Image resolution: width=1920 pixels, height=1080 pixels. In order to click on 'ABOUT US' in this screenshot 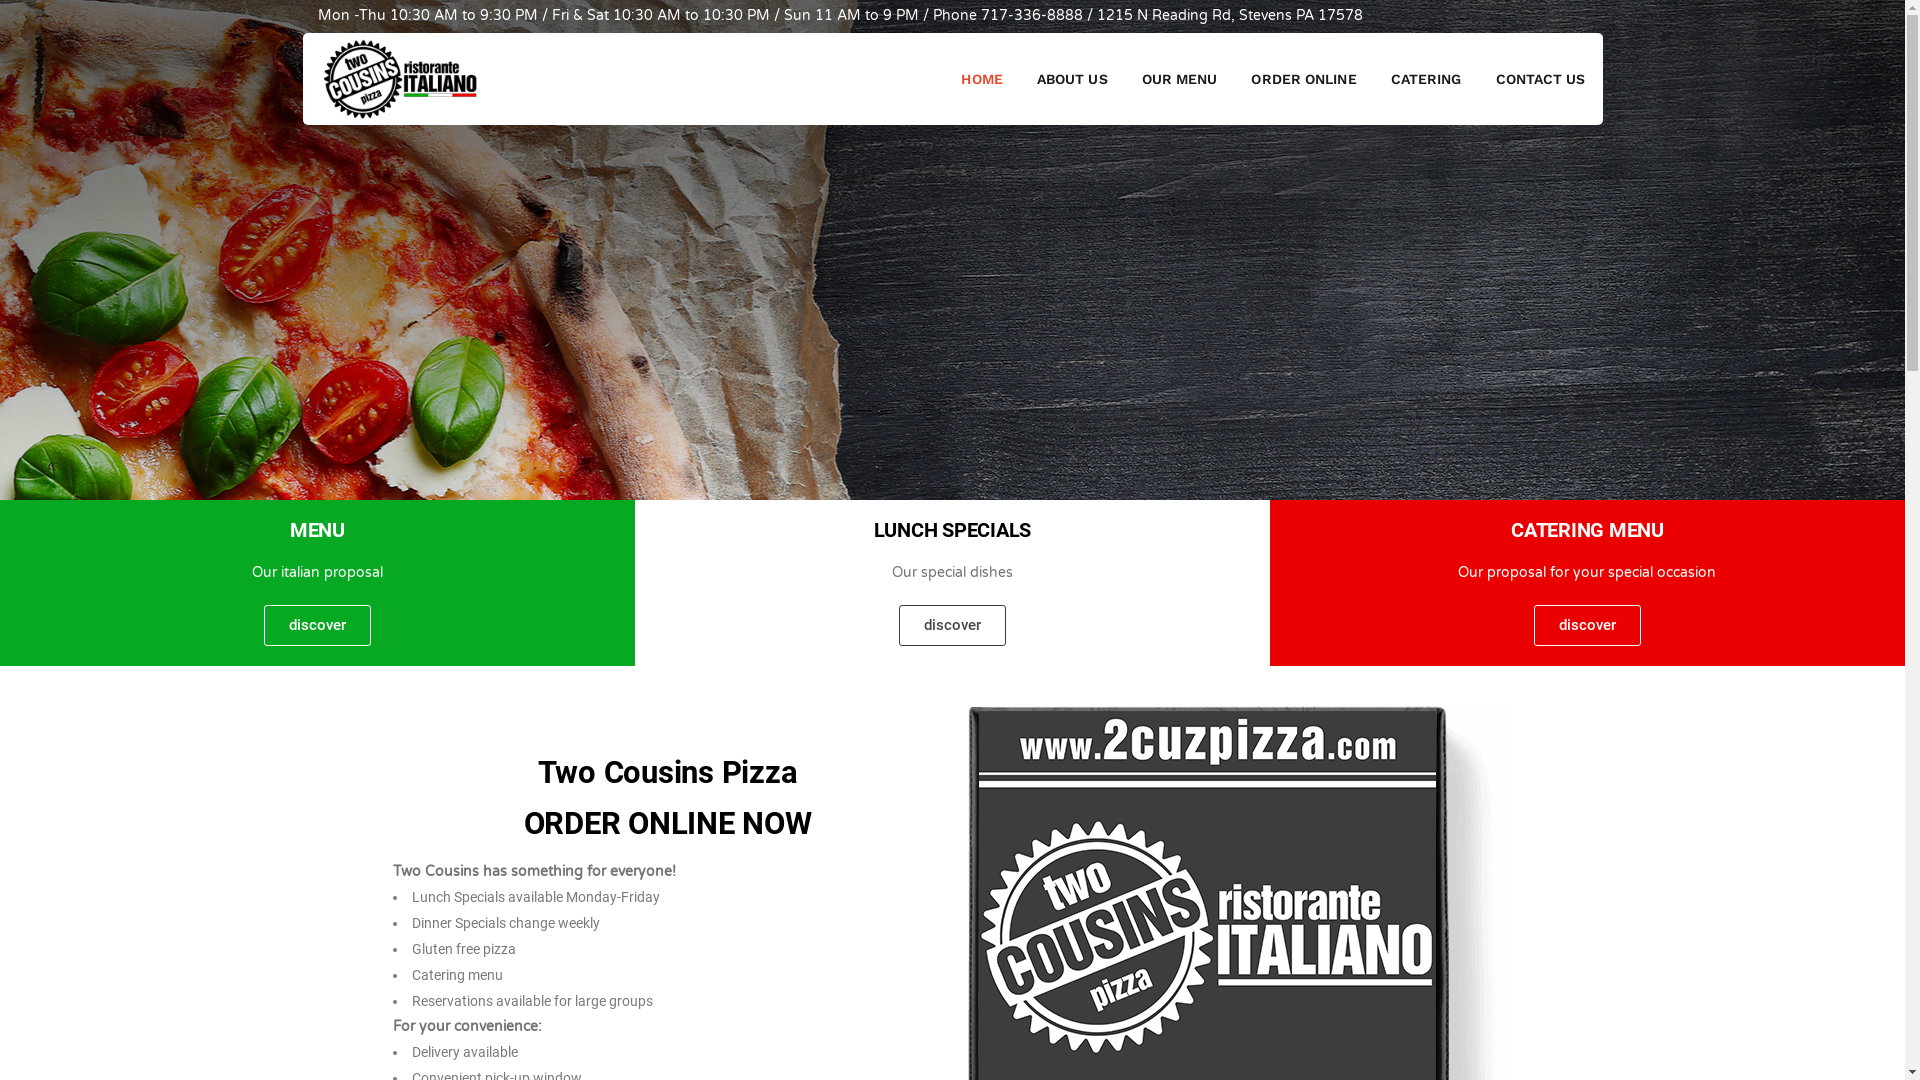, I will do `click(1071, 77)`.